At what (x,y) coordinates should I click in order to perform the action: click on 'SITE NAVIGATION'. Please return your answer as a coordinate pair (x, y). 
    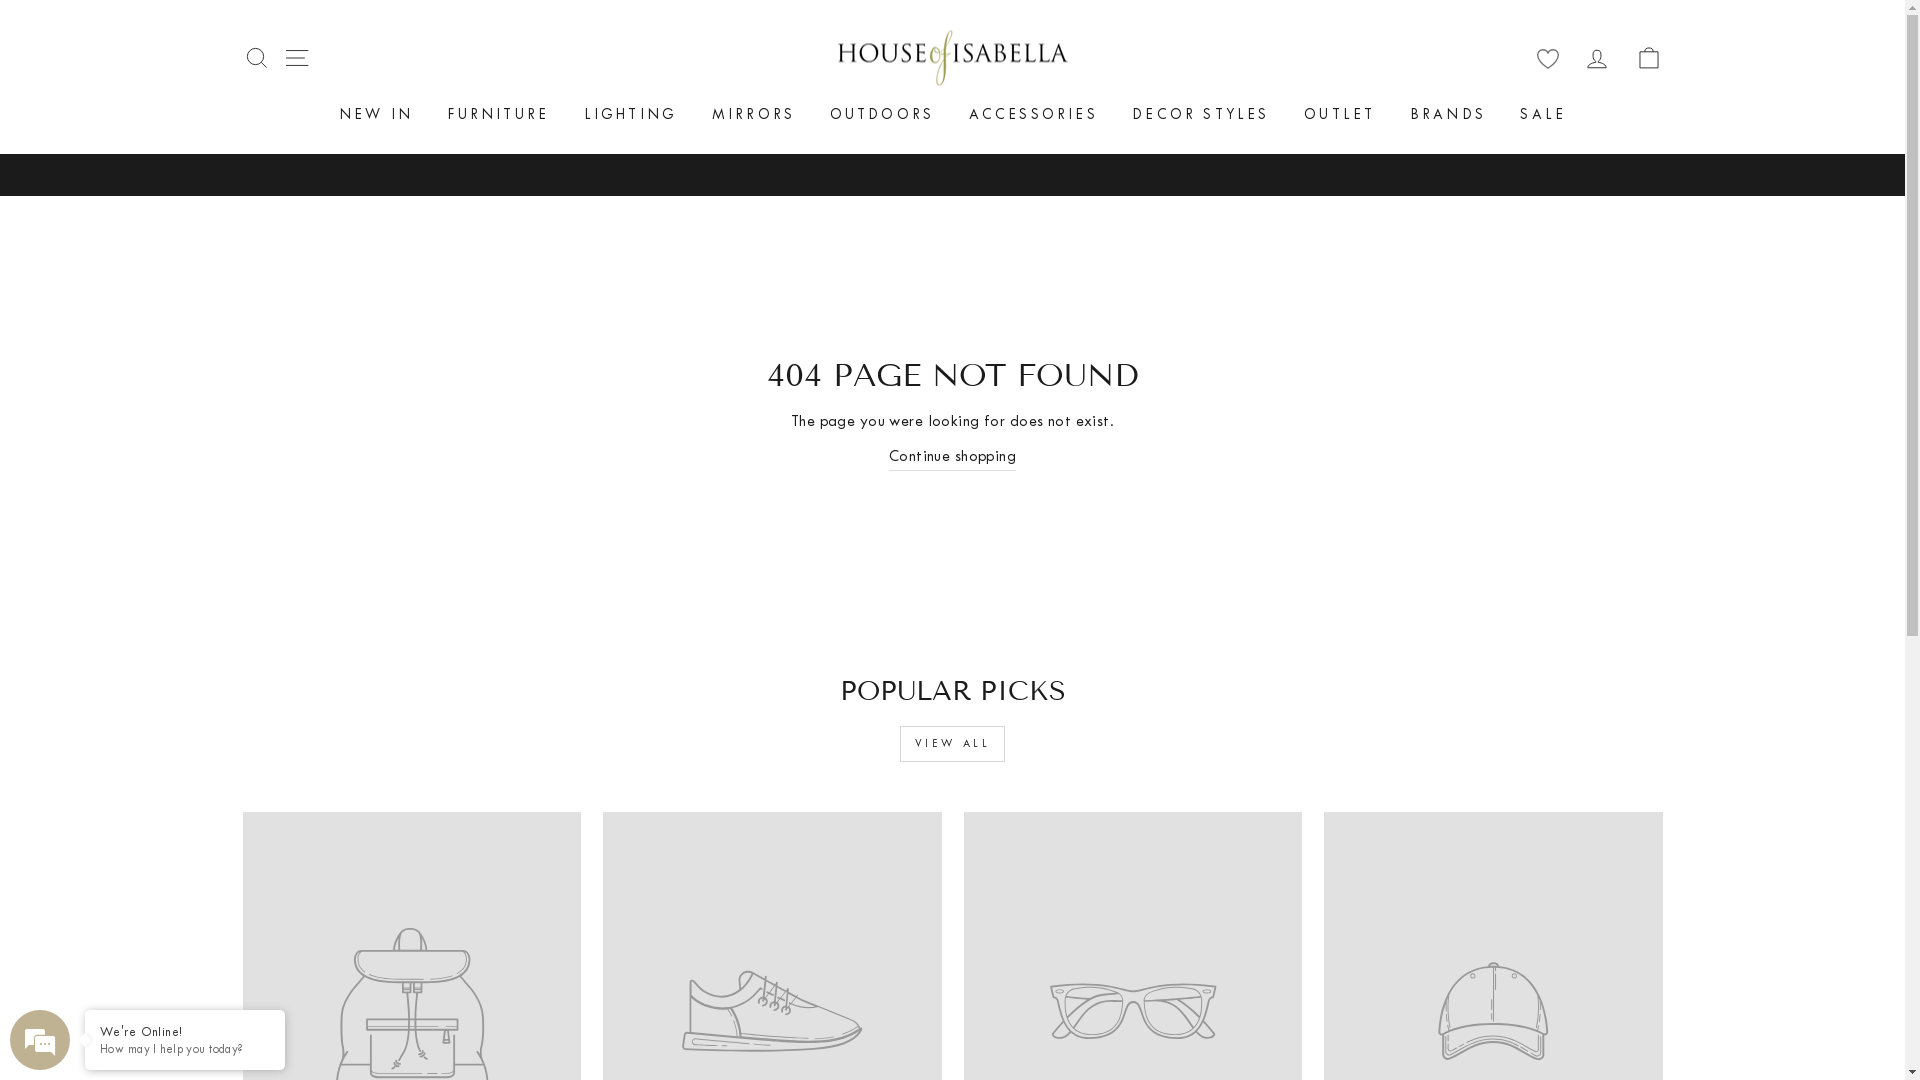
    Looking at the image, I should click on (295, 56).